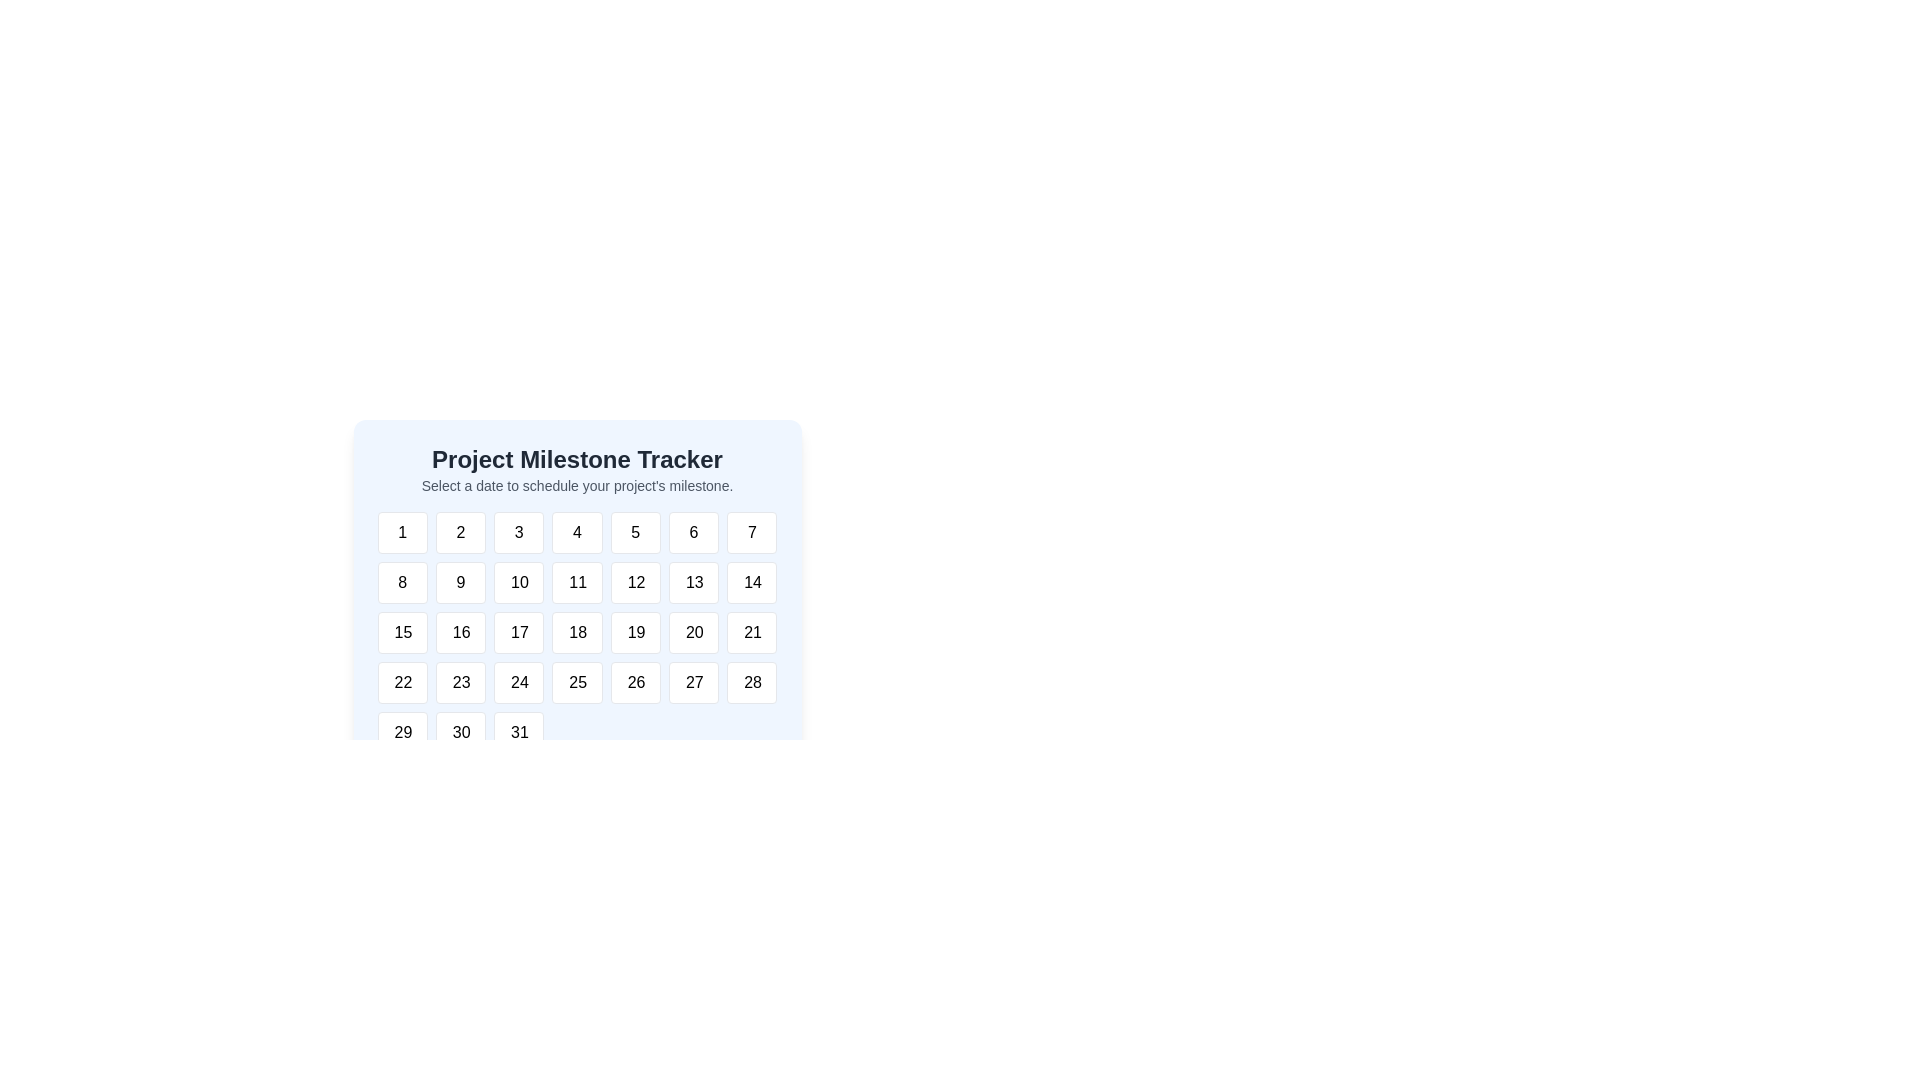 This screenshot has width=1920, height=1080. What do you see at coordinates (459, 582) in the screenshot?
I see `the rounded white button labeled '9', located in the second row and second column of a 7-column grid` at bounding box center [459, 582].